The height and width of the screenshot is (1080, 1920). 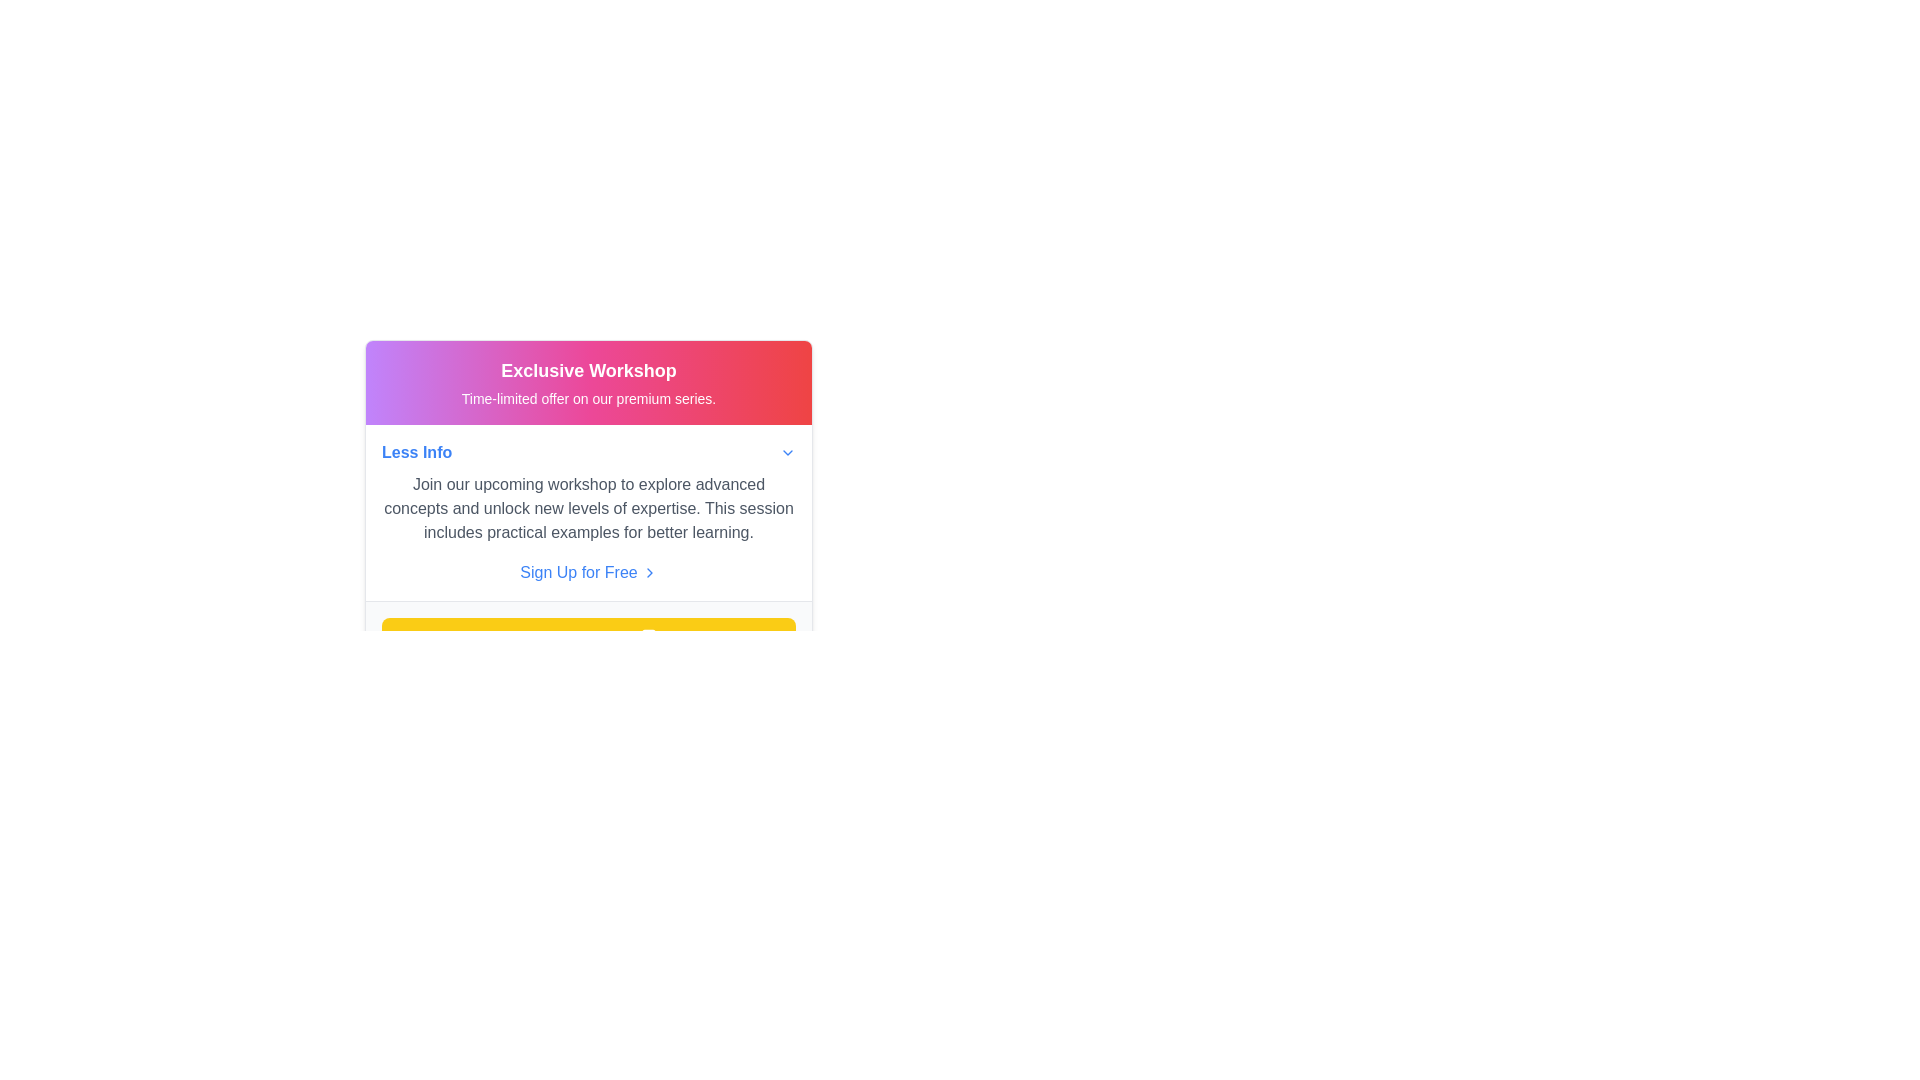 What do you see at coordinates (588, 382) in the screenshot?
I see `the Text Display Section that features a gradient background from purple to red, displaying 'Exclusive Workshop' in bold and larger text, with a smaller line below stating 'Time-limited offer on our premium series.'` at bounding box center [588, 382].